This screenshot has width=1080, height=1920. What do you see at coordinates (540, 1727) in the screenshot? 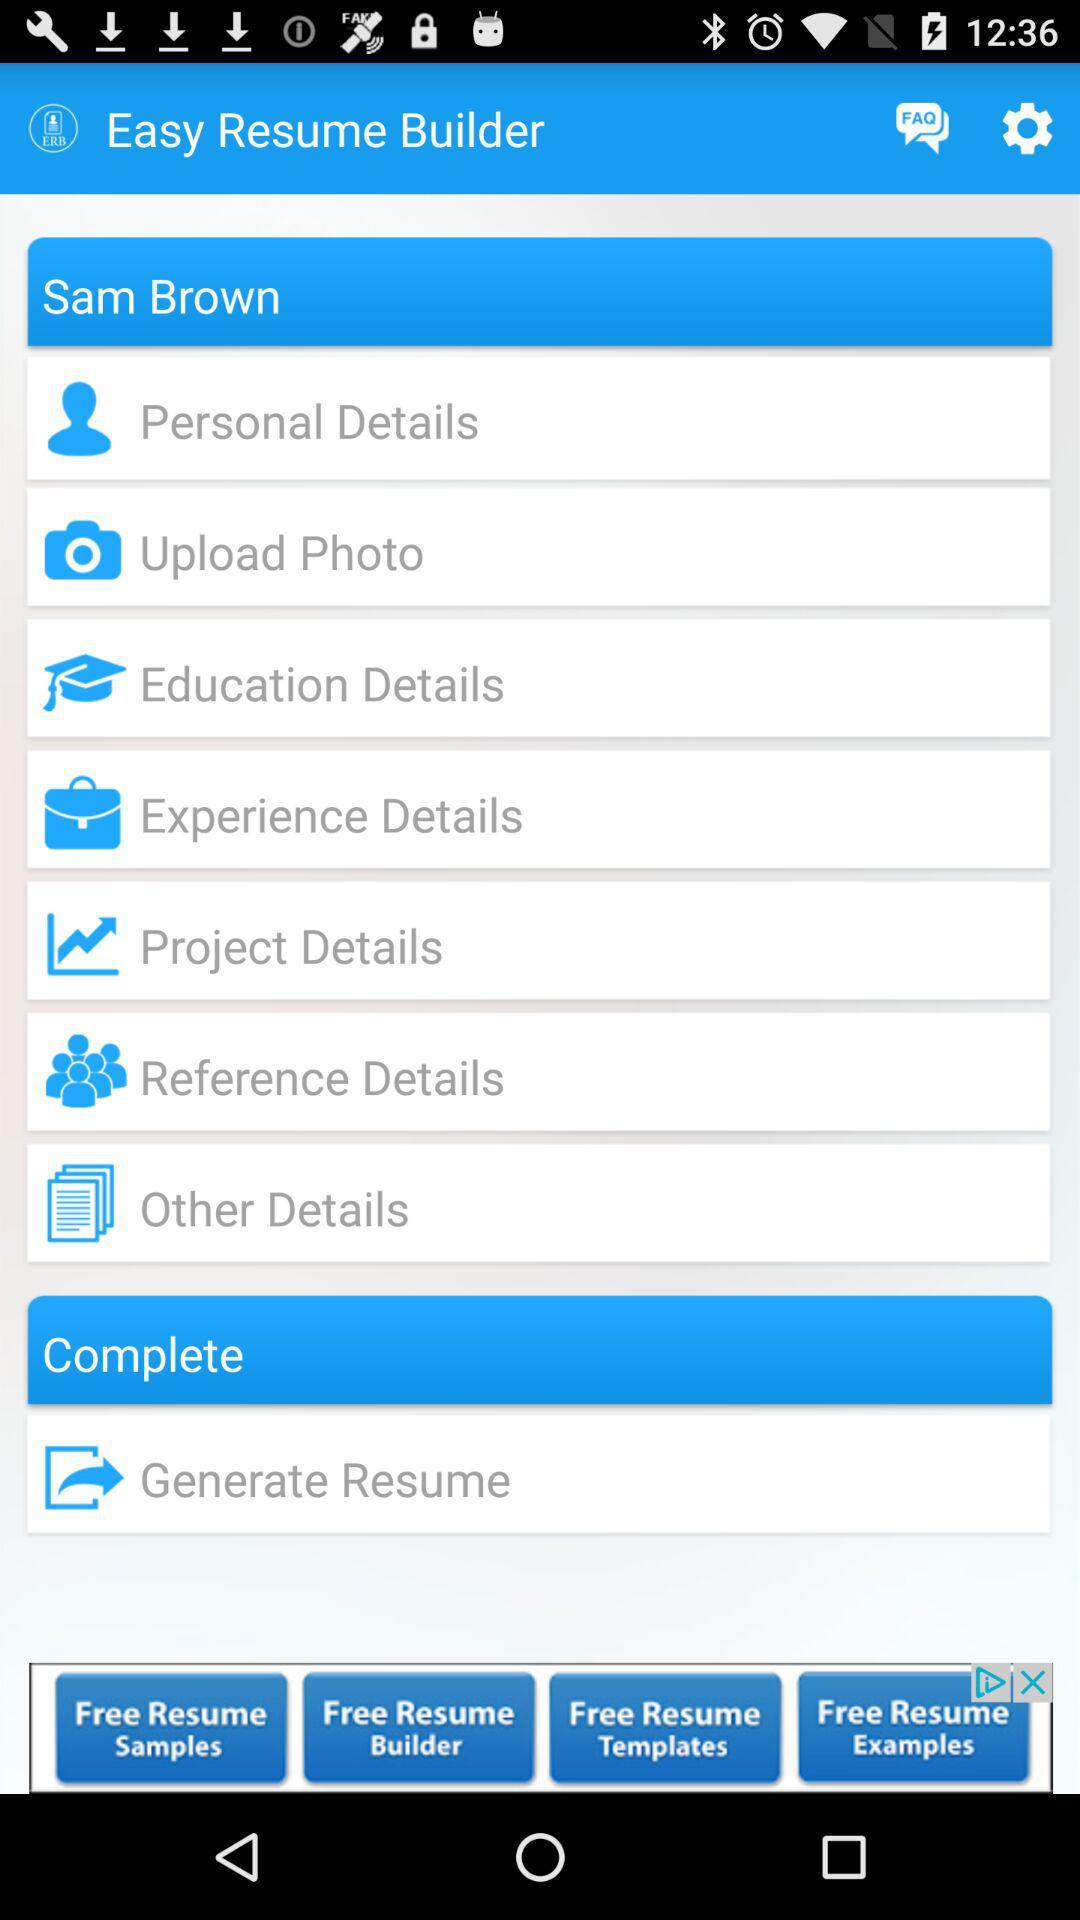
I see `advertisement` at bounding box center [540, 1727].